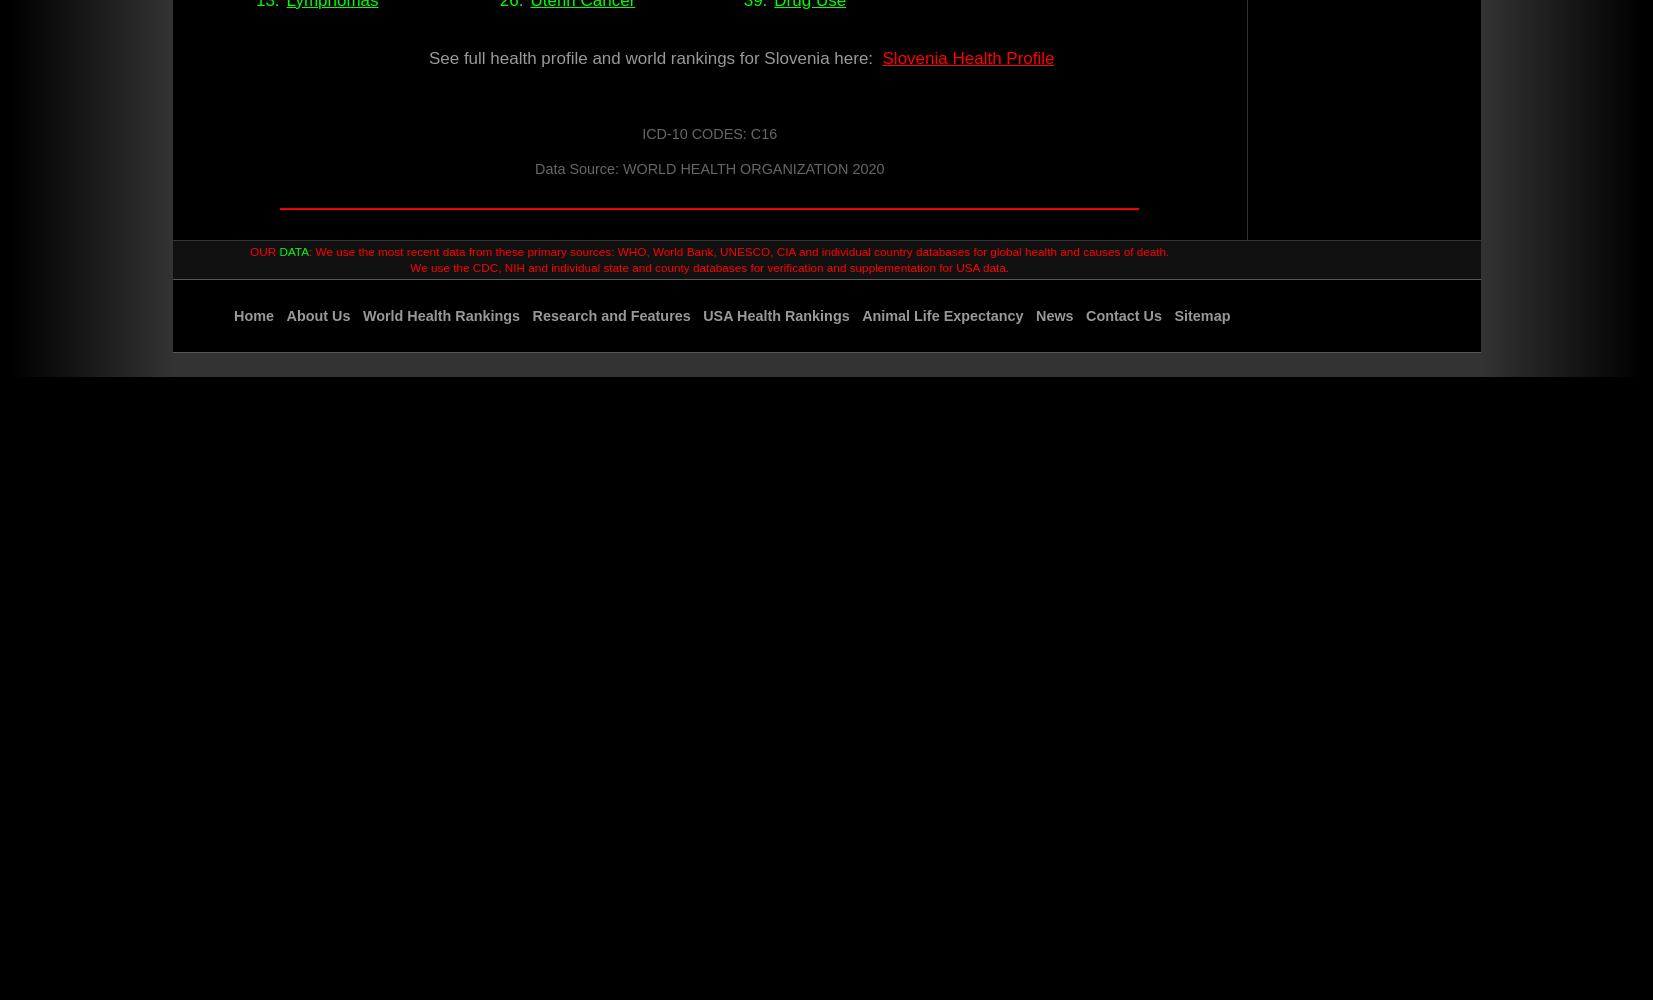  Describe the element at coordinates (738, 251) in the screenshot. I see `': We use the most recent data from these primary sources: WHO, World Bank, UNESCO, CIA and individual country databases for global health and causes of death.'` at that location.